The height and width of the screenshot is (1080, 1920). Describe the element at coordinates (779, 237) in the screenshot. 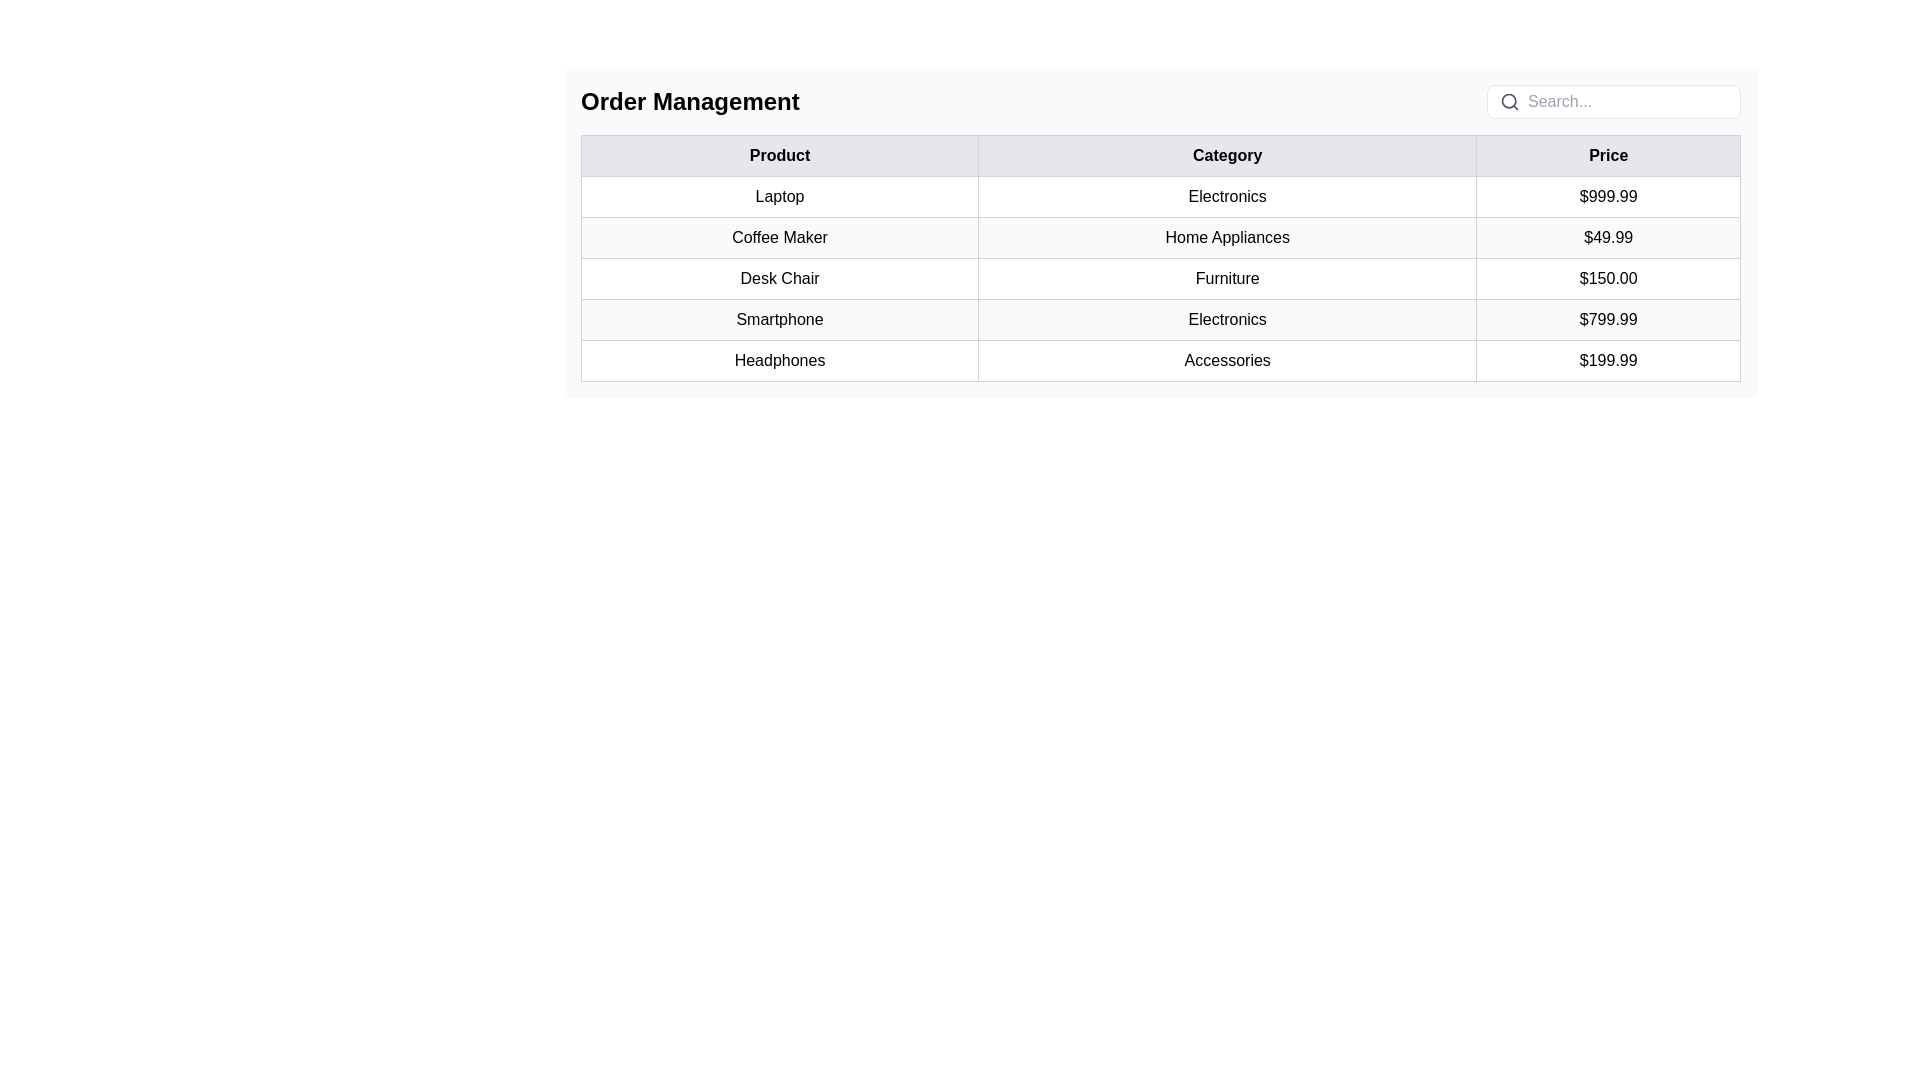

I see `the static text field displaying 'Coffee Maker' in the second row of the product table` at that location.